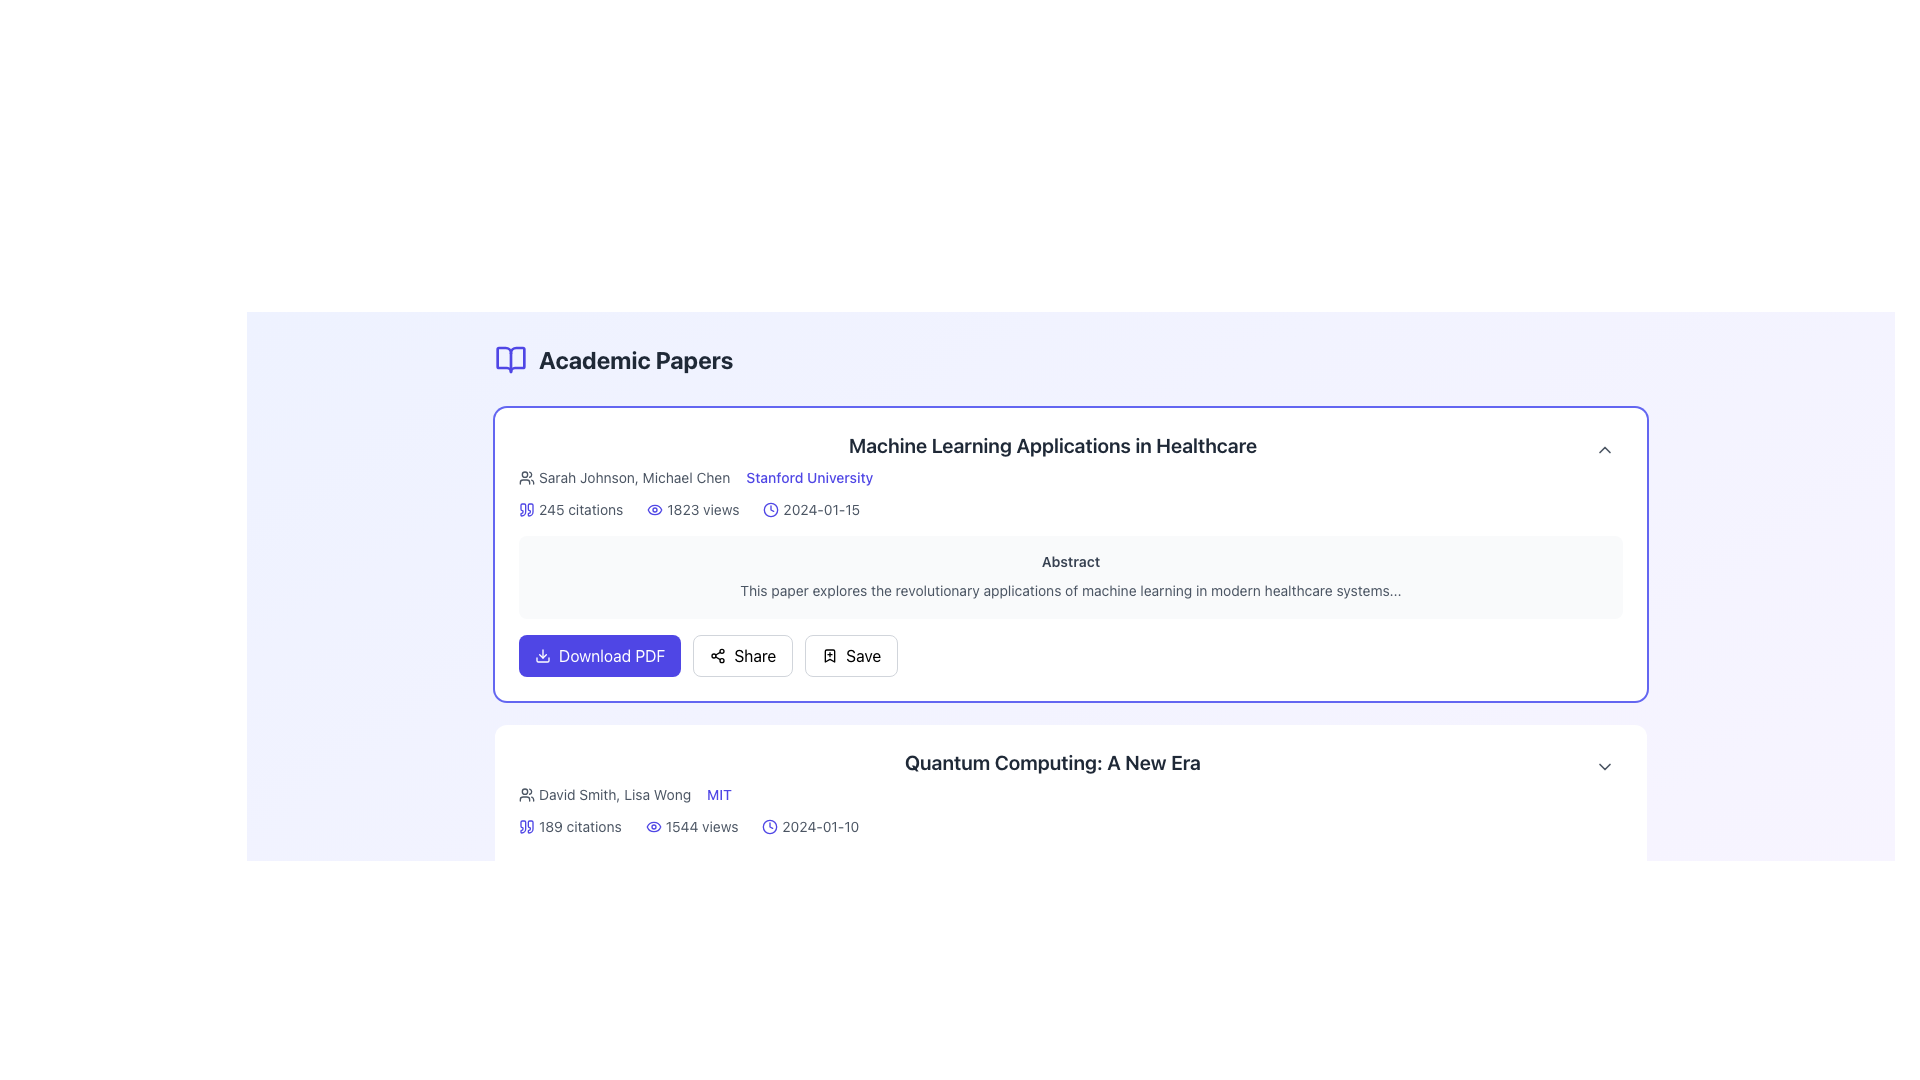 This screenshot has height=1080, width=1920. I want to click on the indigo clock icon, which is a small circular icon with clock hands, located to the left of the date text '2024-01-10' in the paper metadata section of the second card titled 'Quantum Computing: A New Era', so click(769, 826).